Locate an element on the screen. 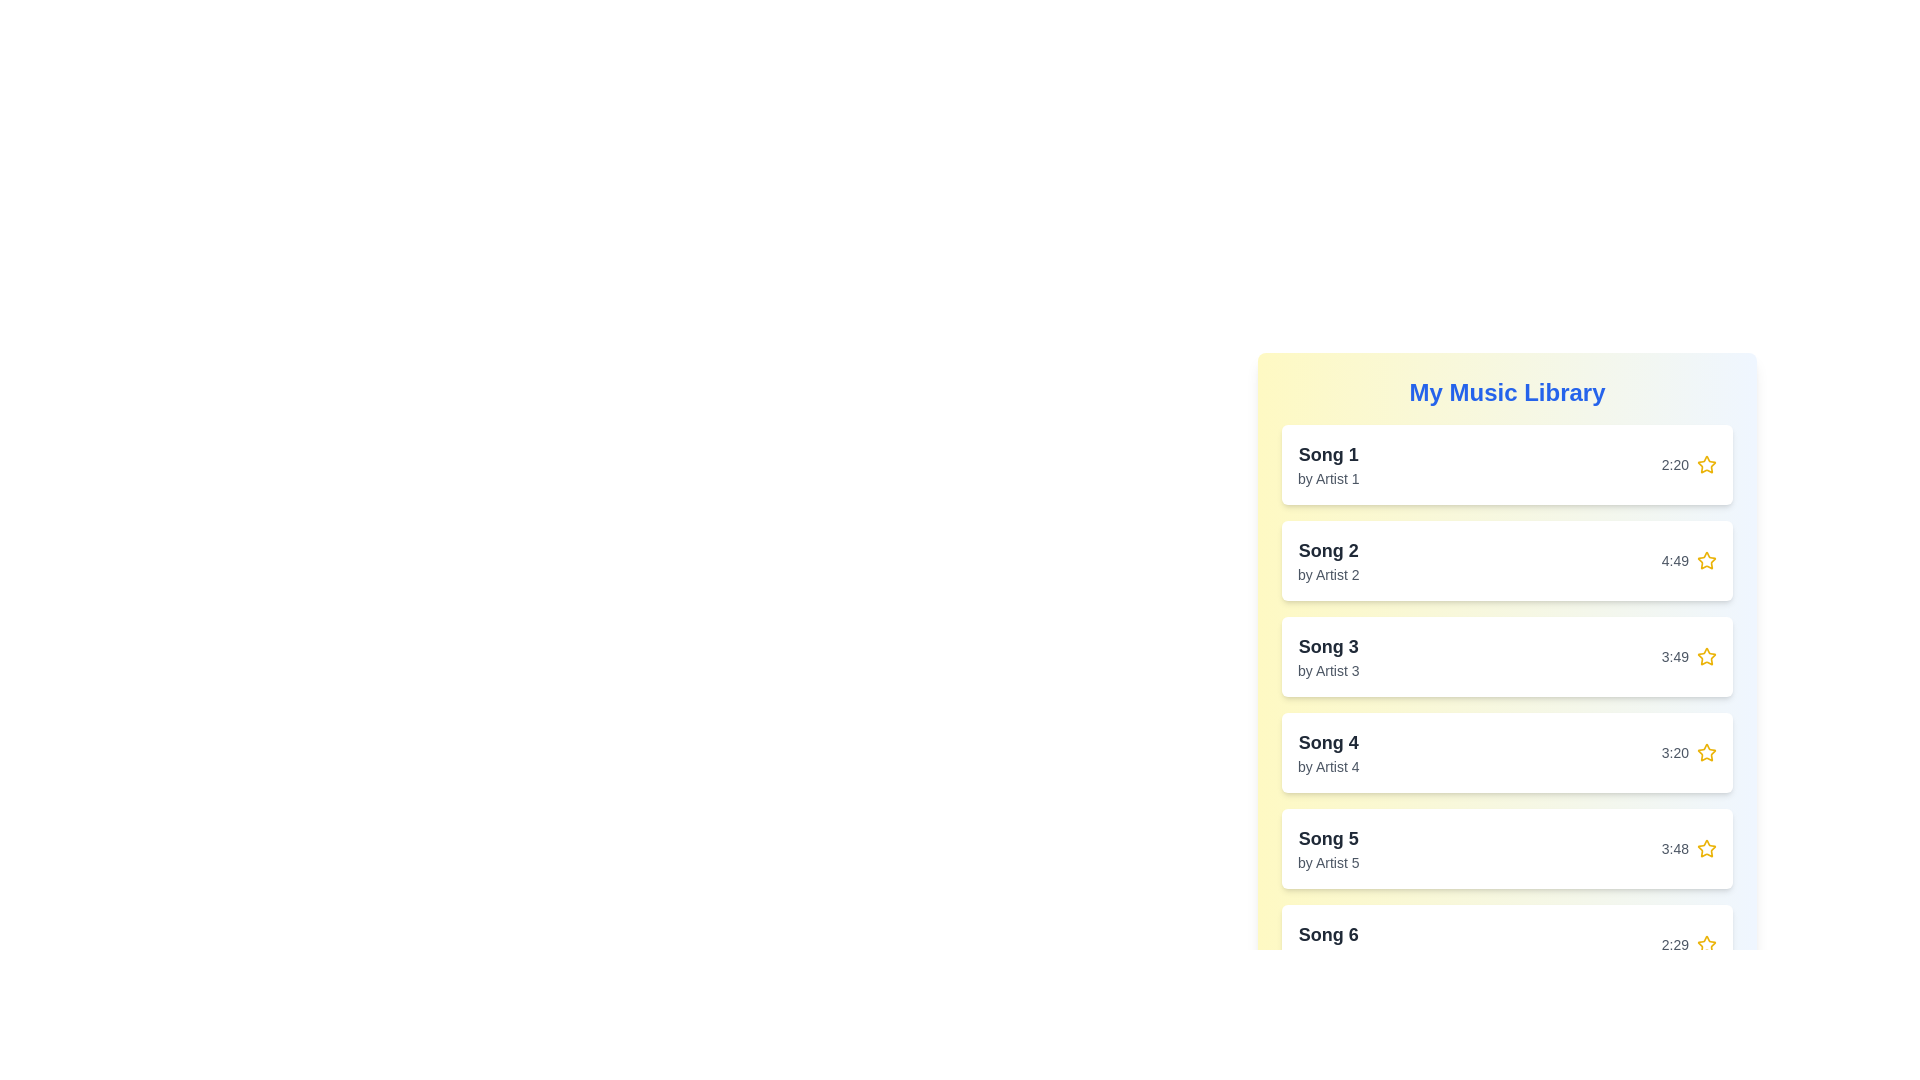  the second Card component in the 'My Music Library' list, which contains information about a music track is located at coordinates (1507, 560).